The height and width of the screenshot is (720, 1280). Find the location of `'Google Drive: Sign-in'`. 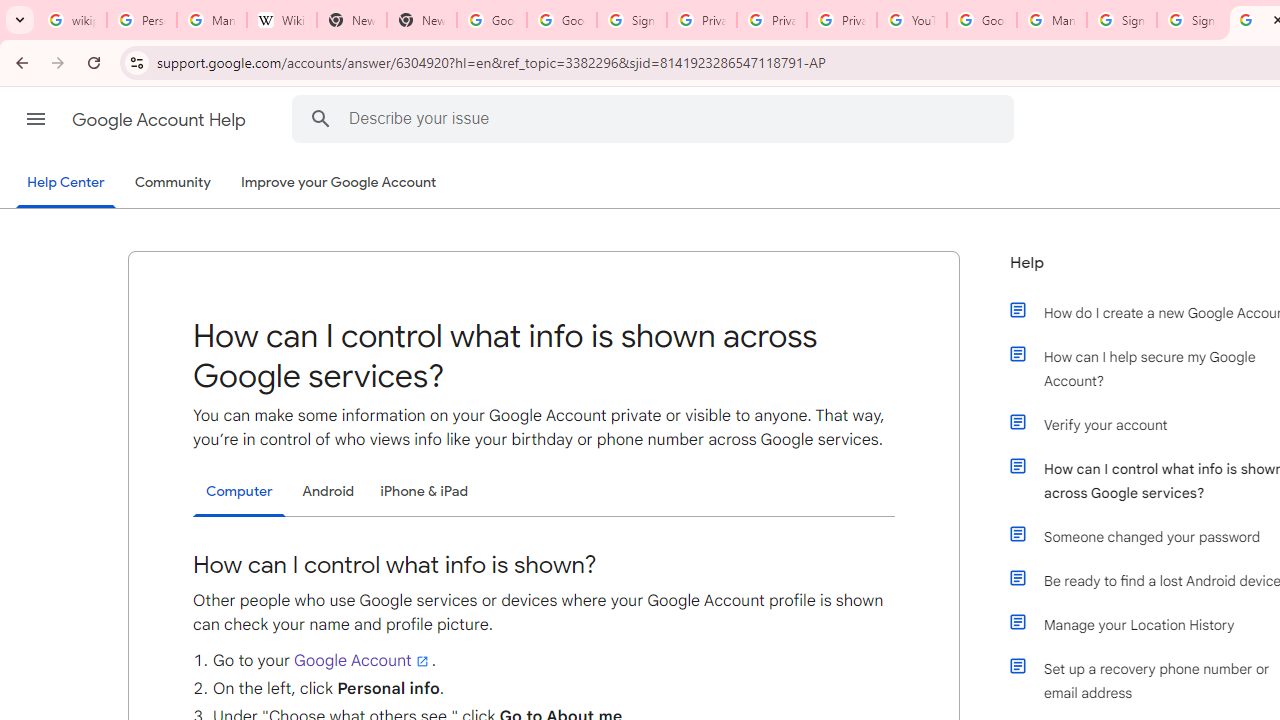

'Google Drive: Sign-in' is located at coordinates (560, 20).